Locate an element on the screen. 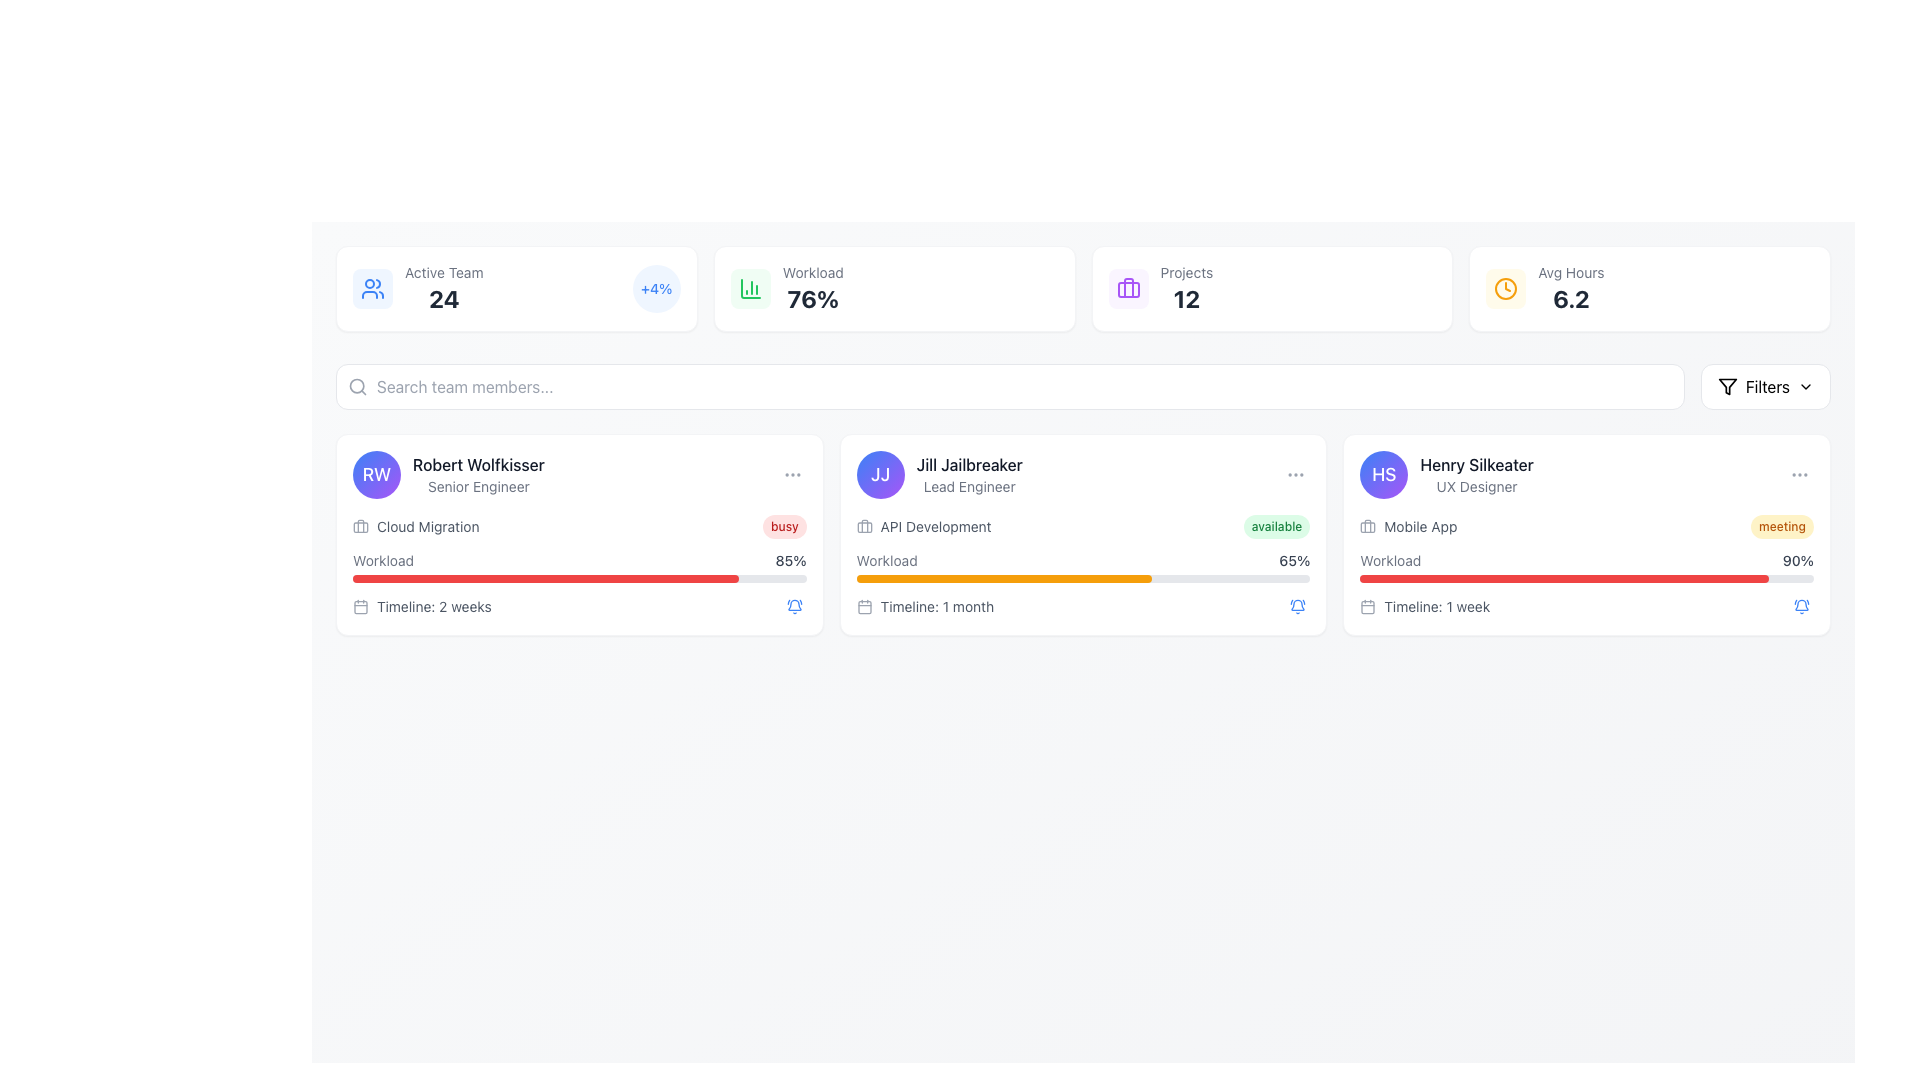  the rounded rectangle icon with a briefcase in purple, located within the 'Projects' section in the upper panel of the interface is located at coordinates (1128, 289).